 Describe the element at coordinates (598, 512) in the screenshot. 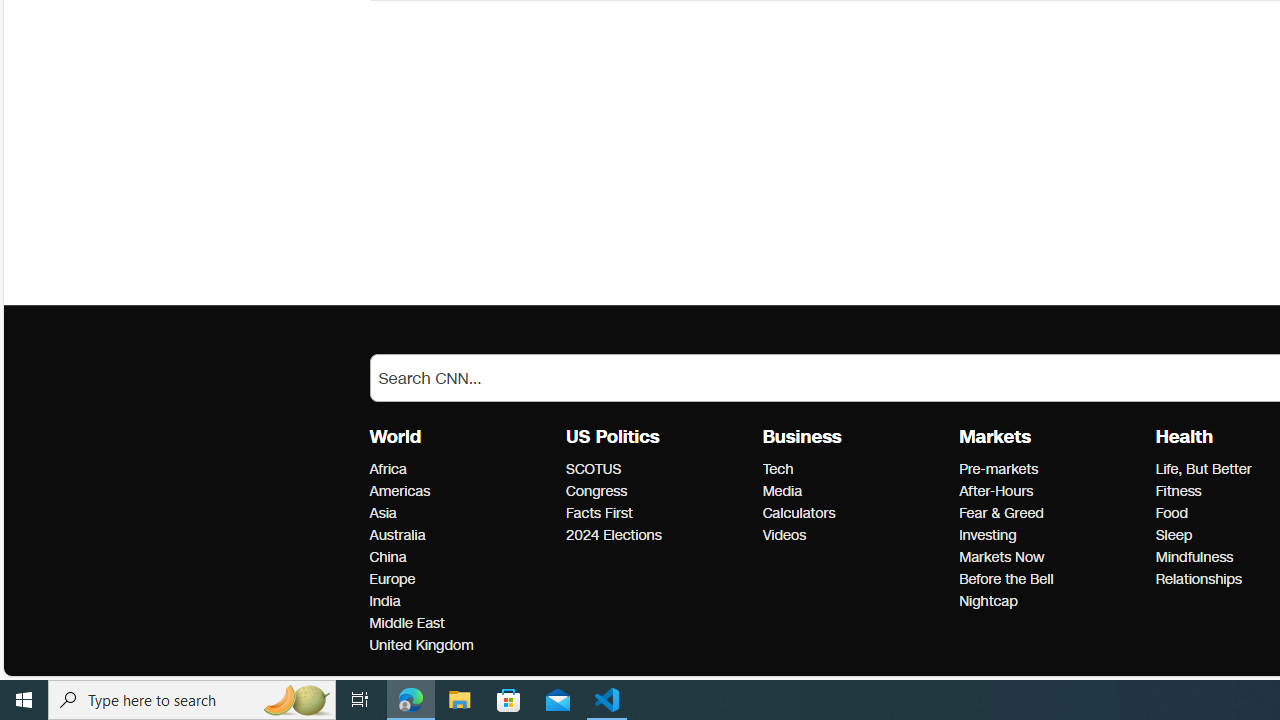

I see `'US Politics Facts First'` at that location.